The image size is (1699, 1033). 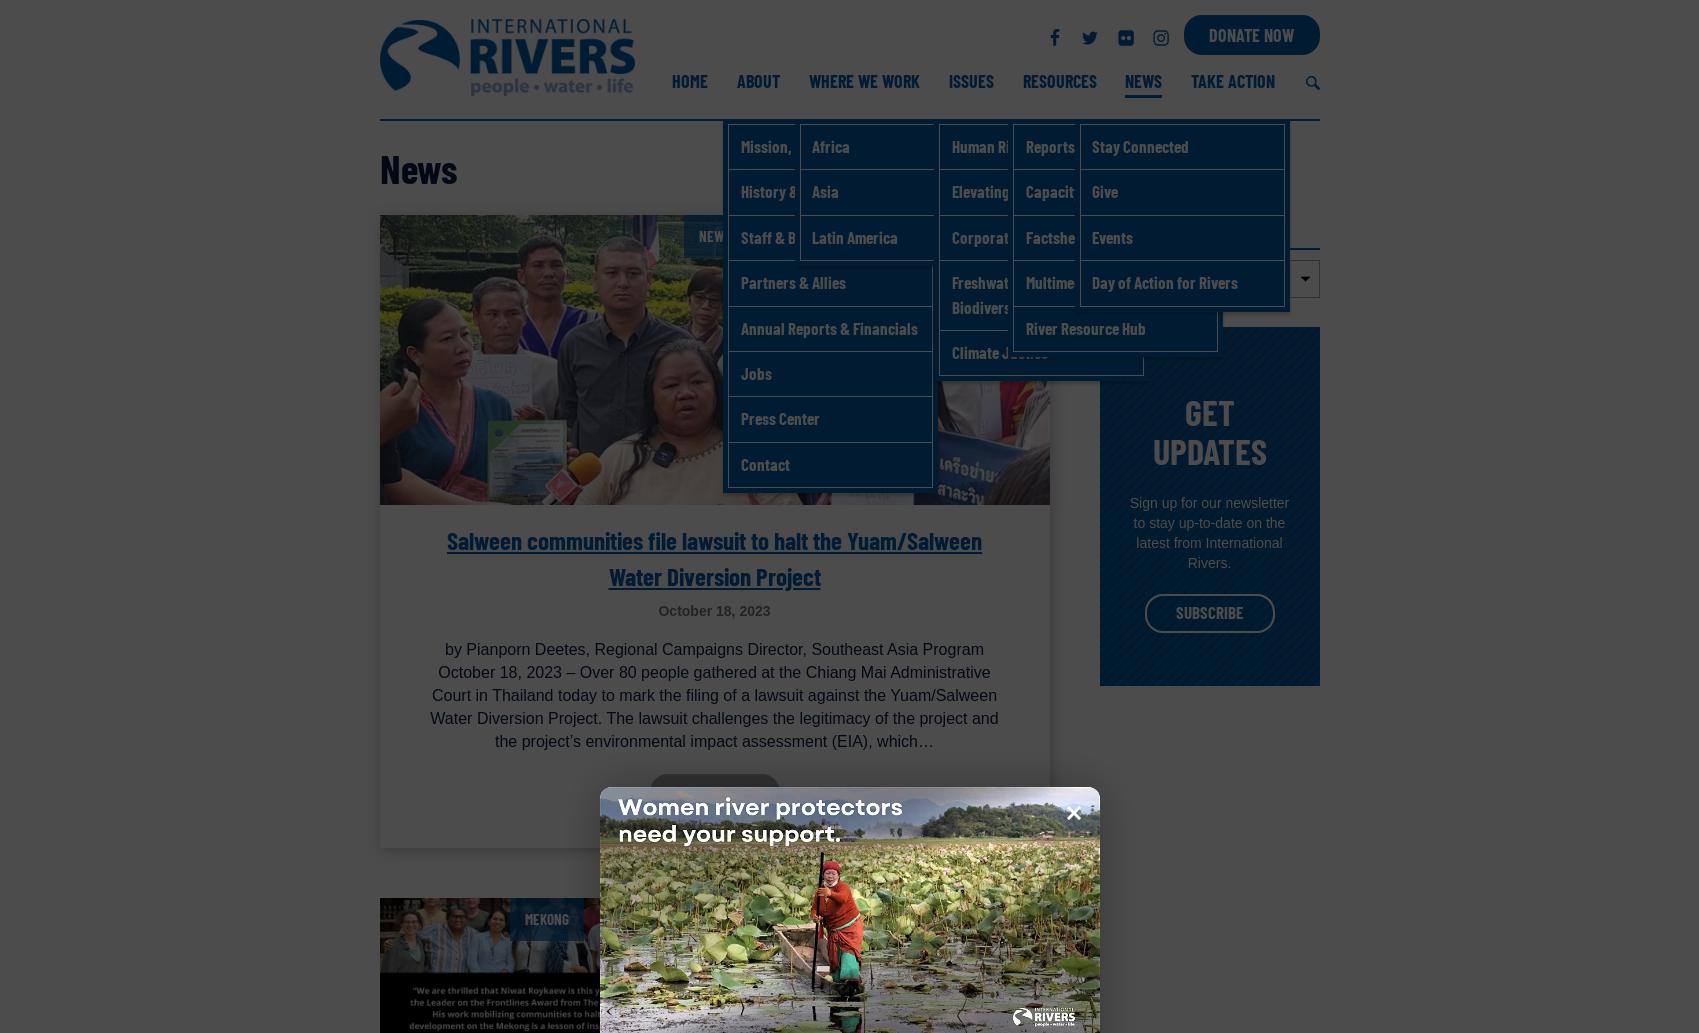 I want to click on 'Mekong', so click(x=546, y=917).